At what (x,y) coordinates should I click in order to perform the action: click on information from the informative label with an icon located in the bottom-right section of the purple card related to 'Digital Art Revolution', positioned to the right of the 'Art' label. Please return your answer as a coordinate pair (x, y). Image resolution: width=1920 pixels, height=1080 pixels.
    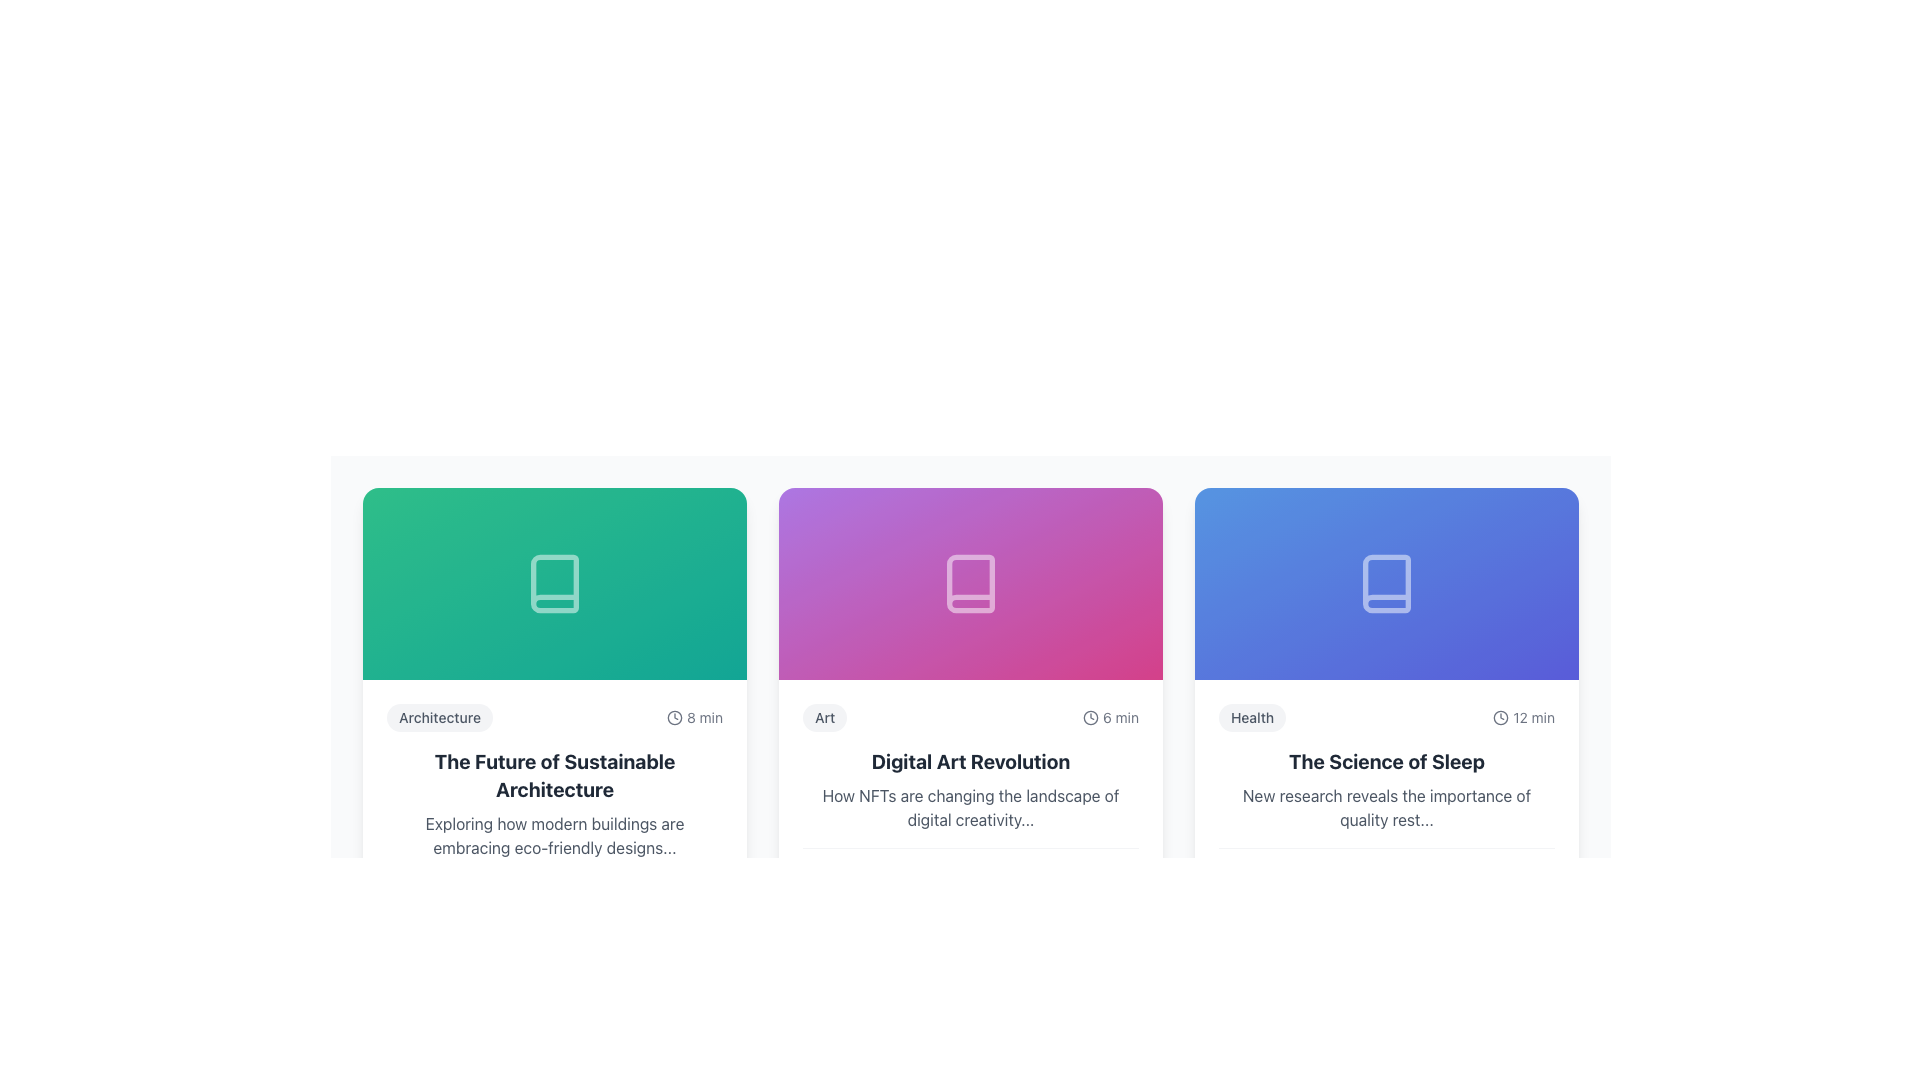
    Looking at the image, I should click on (1110, 716).